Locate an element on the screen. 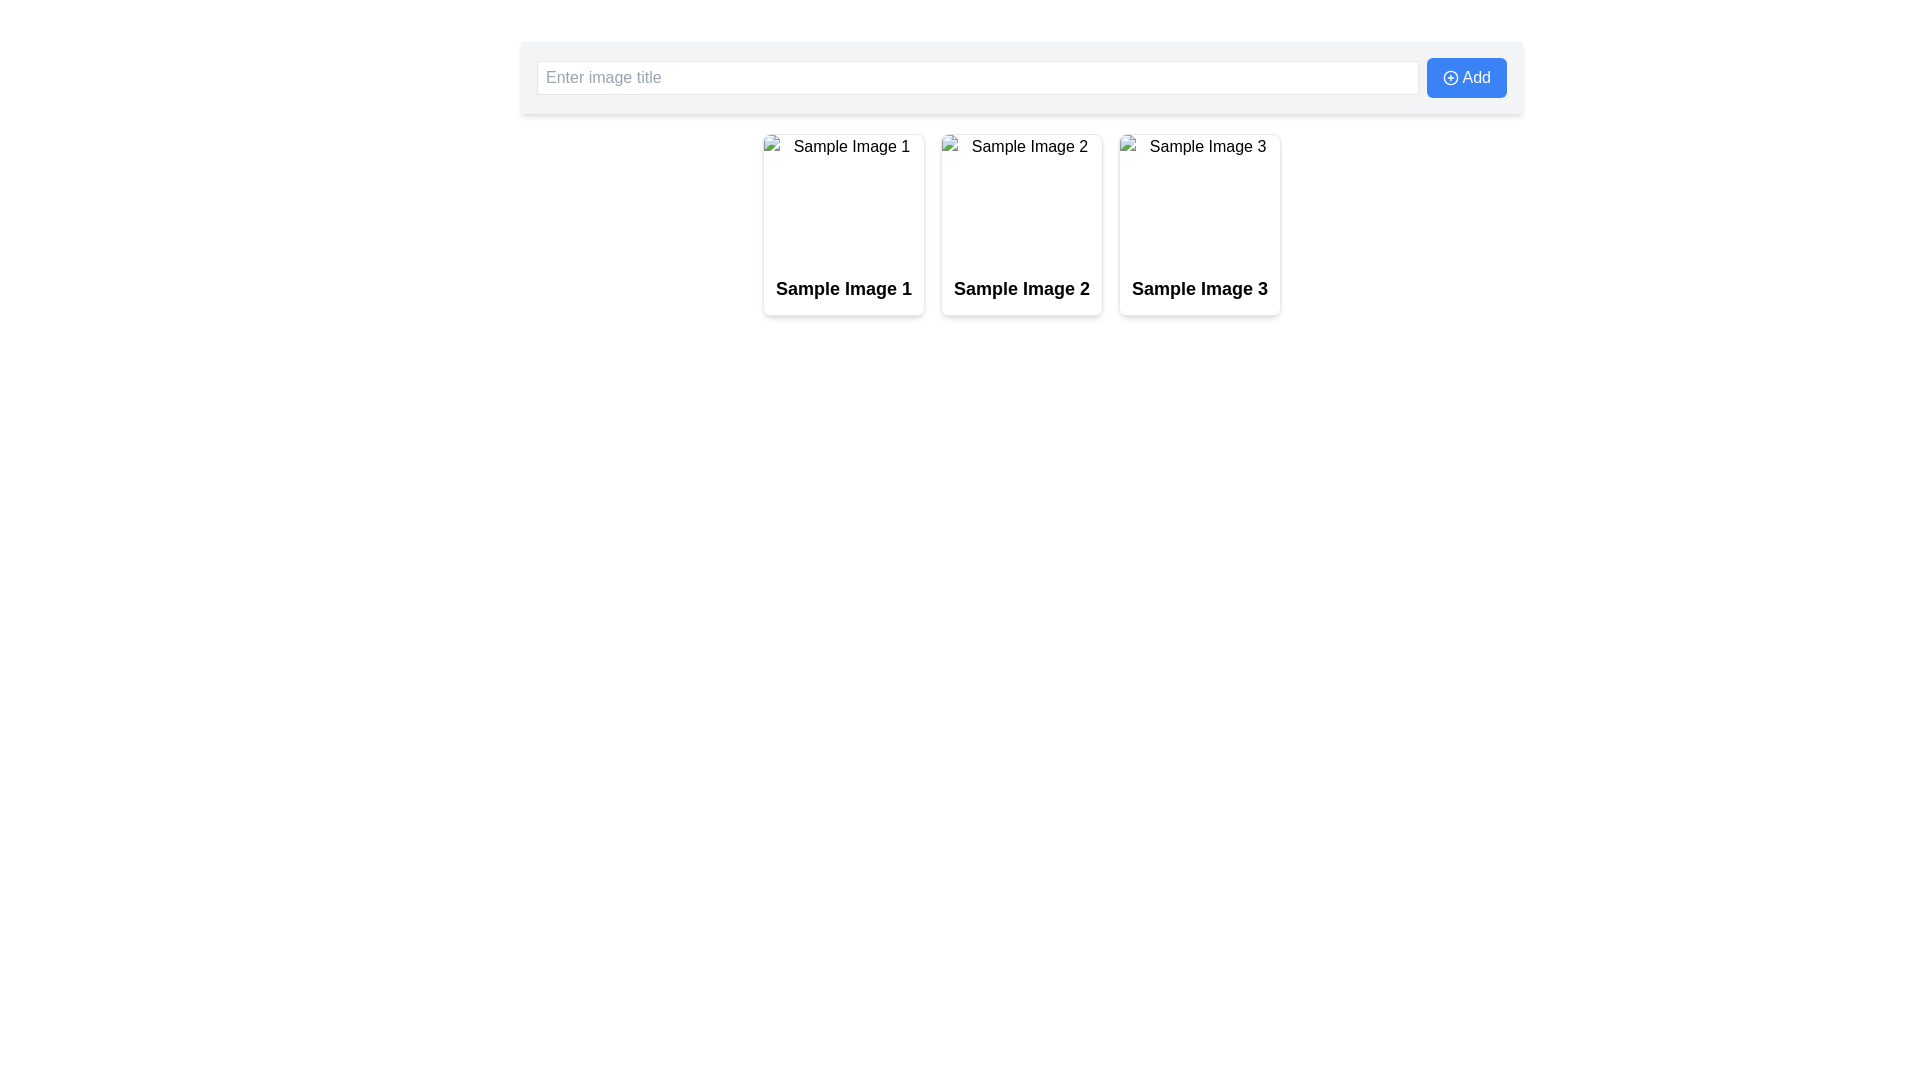  the circular SVG icon with a blue circle and a white plus sign, which is visually nested inside the 'Add' button located in the top-right corner of the interface is located at coordinates (1450, 76).